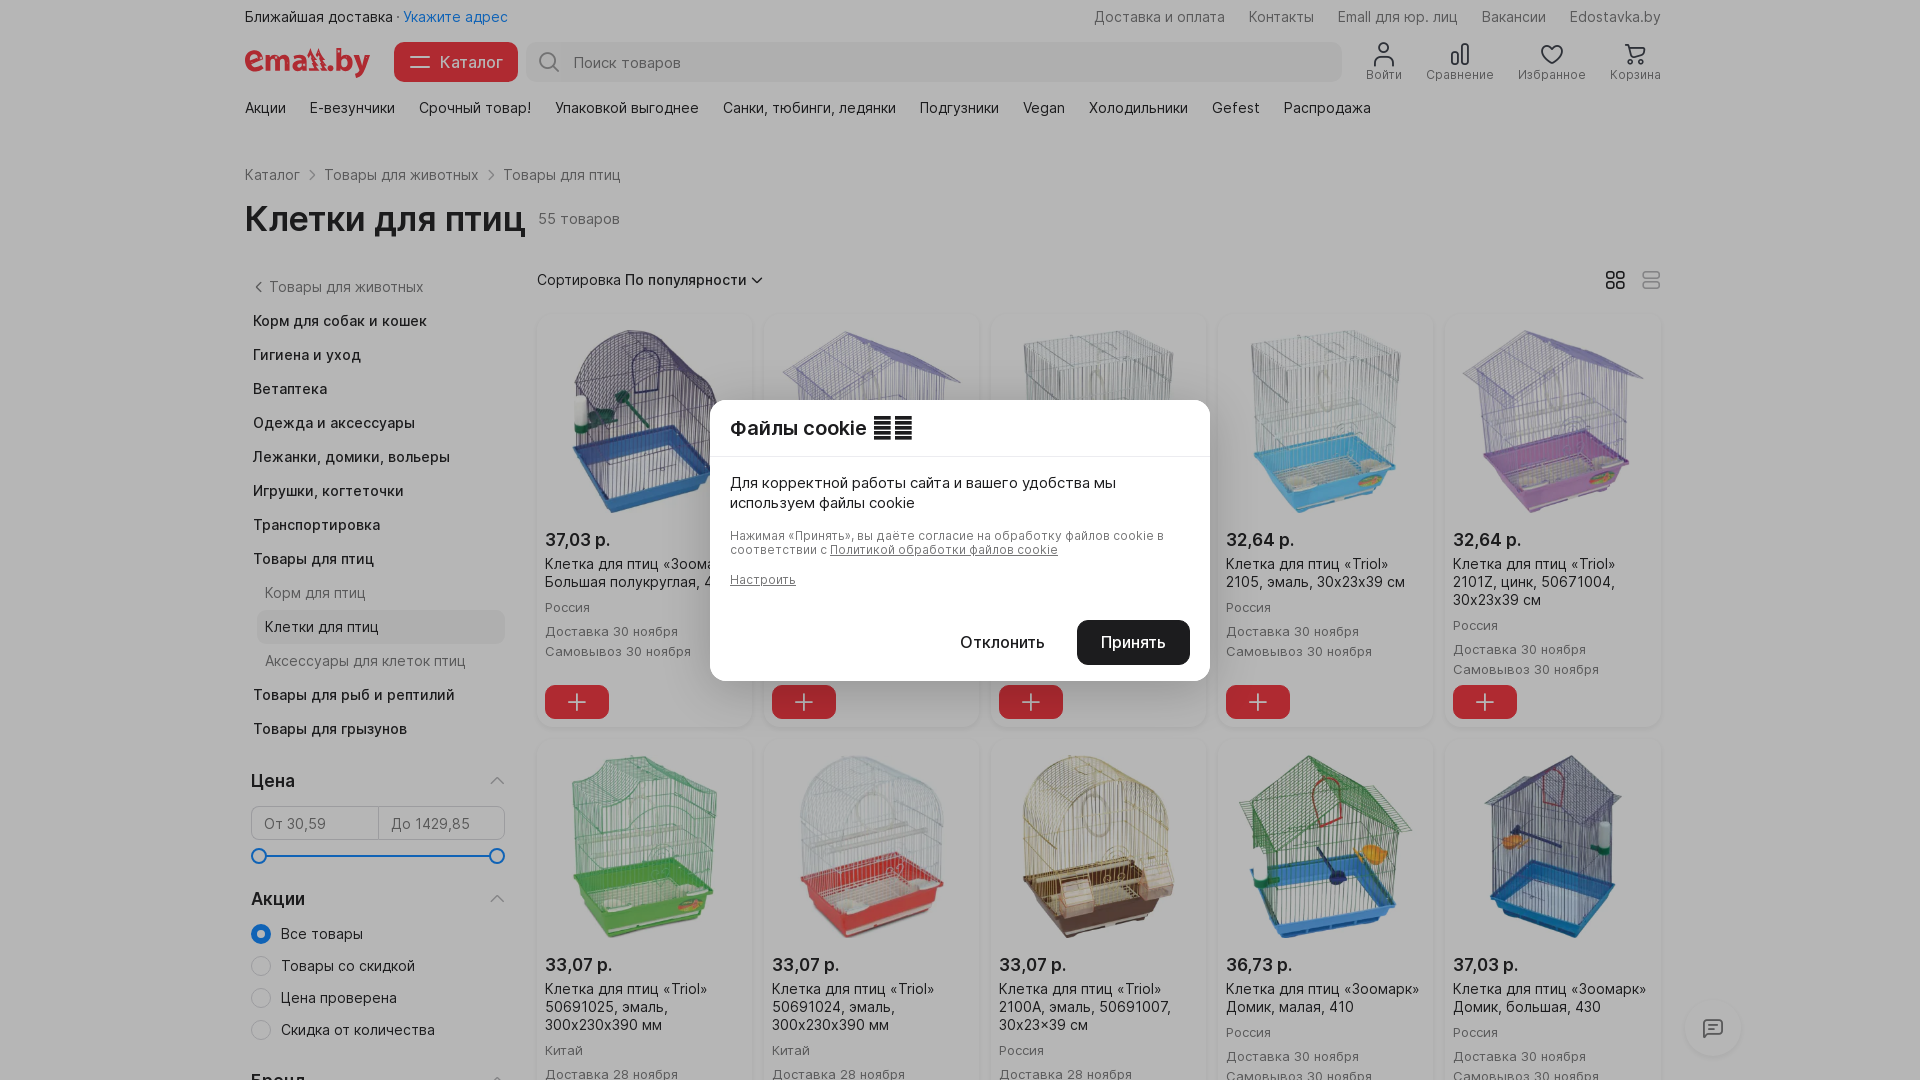  I want to click on 'Edostavka.by', so click(1568, 16).